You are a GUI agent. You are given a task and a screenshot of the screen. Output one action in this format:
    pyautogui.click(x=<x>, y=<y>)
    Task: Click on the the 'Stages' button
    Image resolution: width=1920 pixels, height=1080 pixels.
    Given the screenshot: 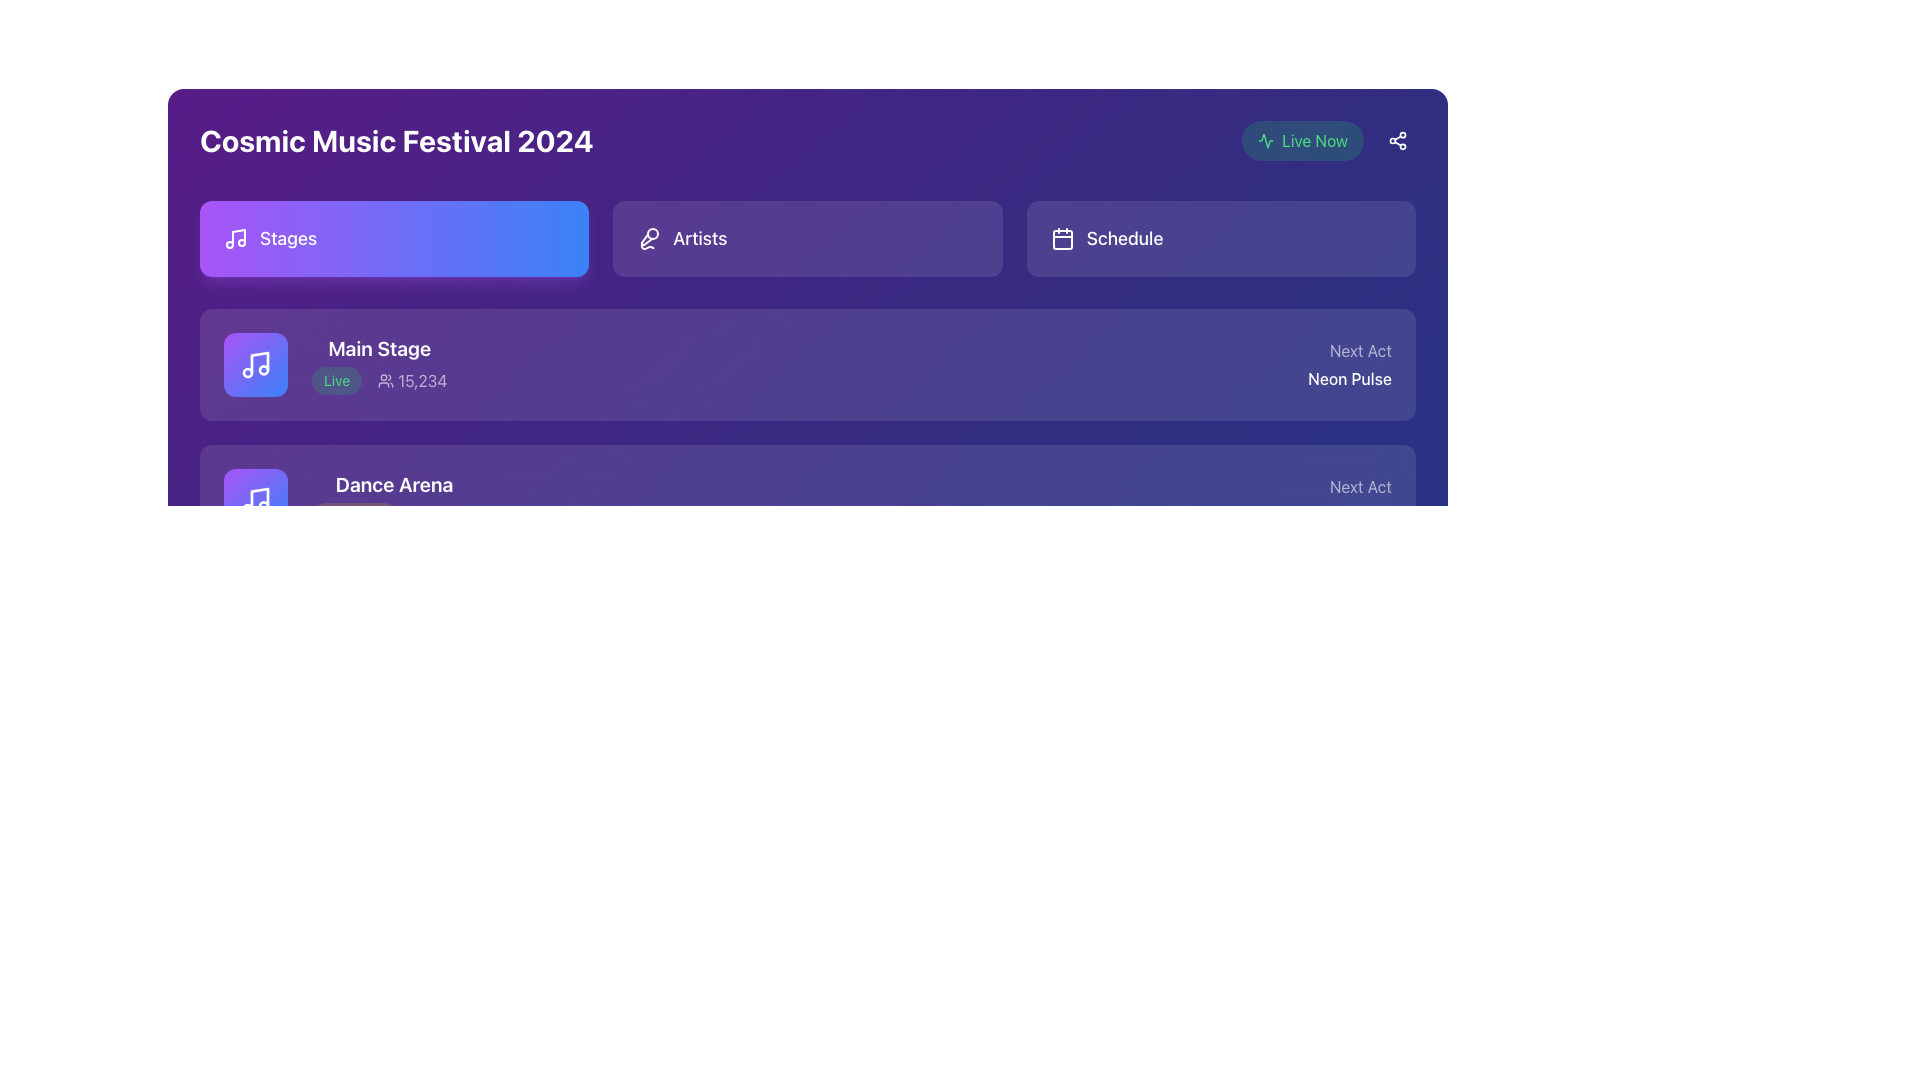 What is the action you would take?
    pyautogui.click(x=394, y=238)
    